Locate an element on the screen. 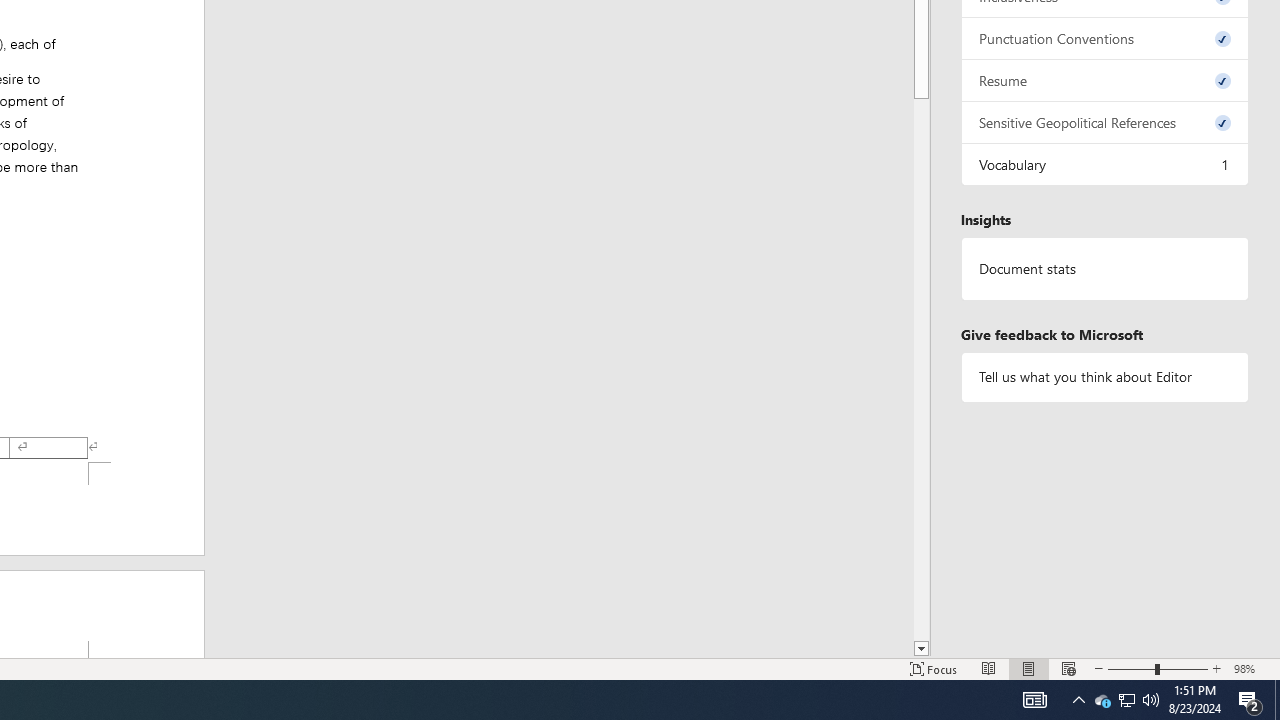 The image size is (1280, 720). 'Document statistics' is located at coordinates (1104, 268).